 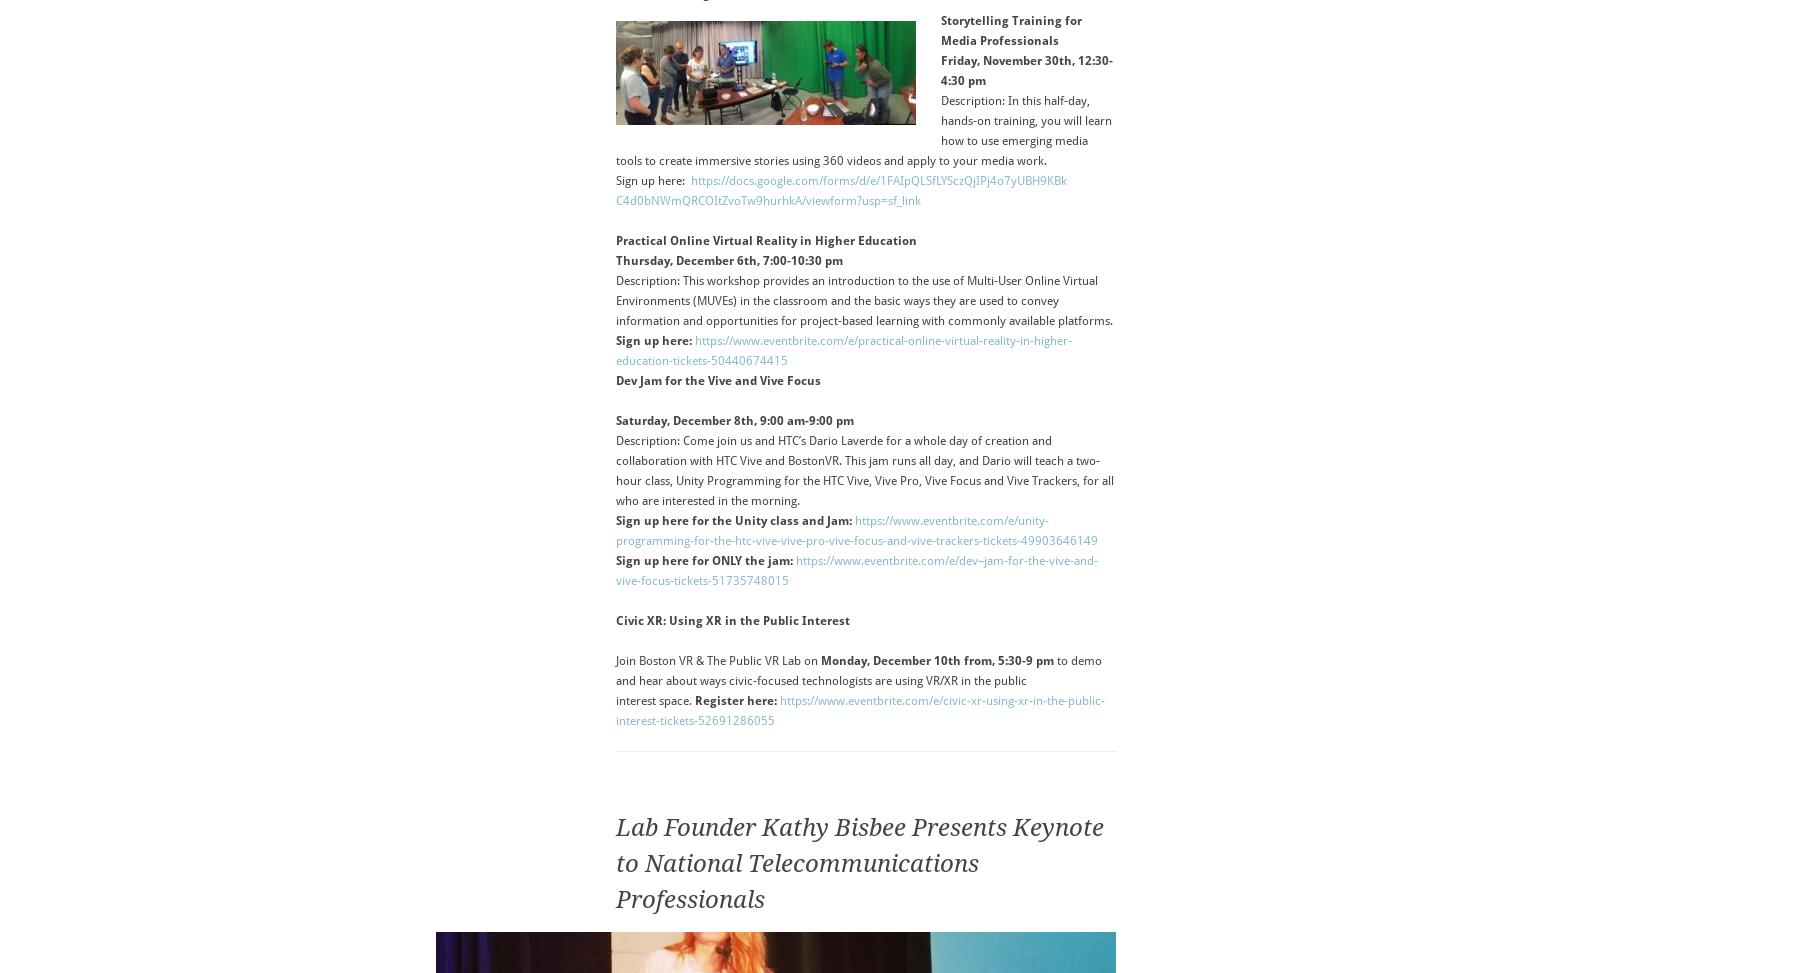 I want to click on 'the-htc-vive-vive-pro-vive-', so click(x=782, y=539).